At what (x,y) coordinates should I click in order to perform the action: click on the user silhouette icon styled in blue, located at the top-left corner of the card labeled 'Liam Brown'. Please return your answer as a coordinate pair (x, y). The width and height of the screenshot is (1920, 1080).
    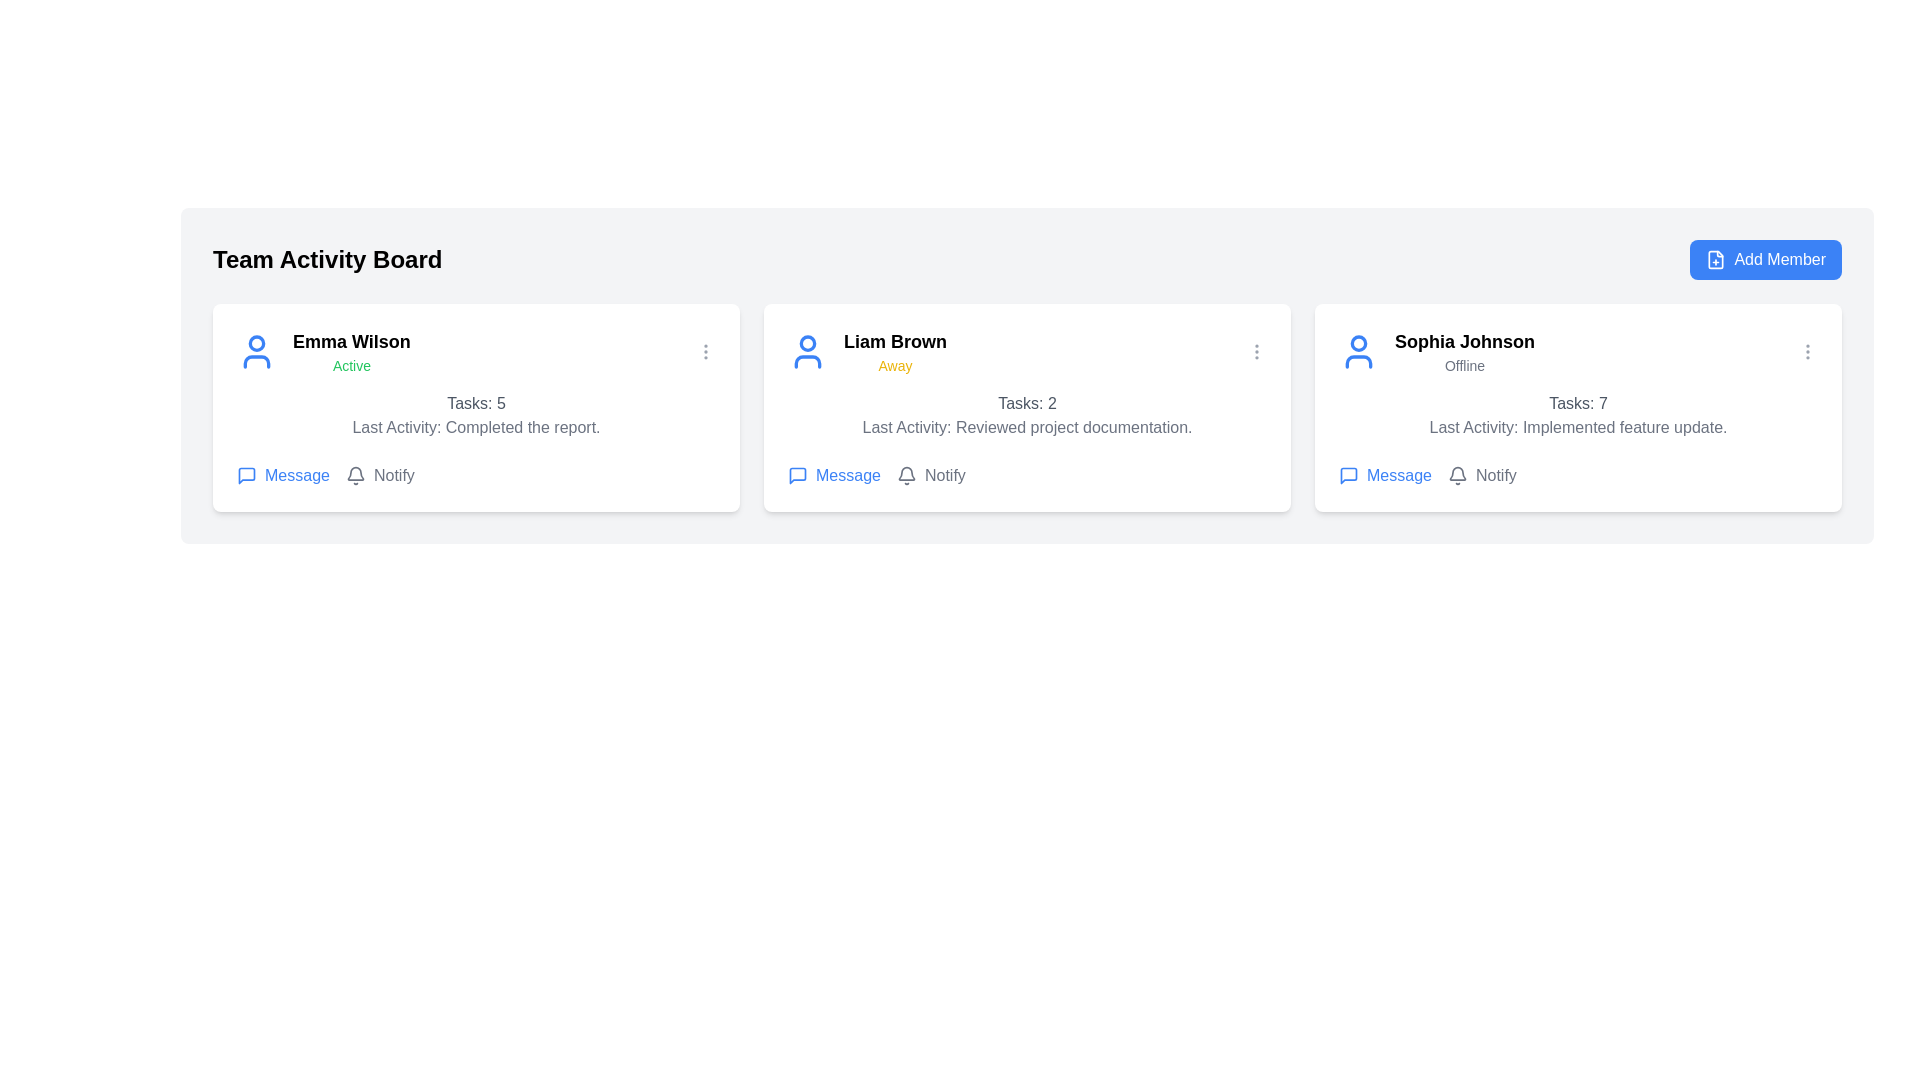
    Looking at the image, I should click on (807, 350).